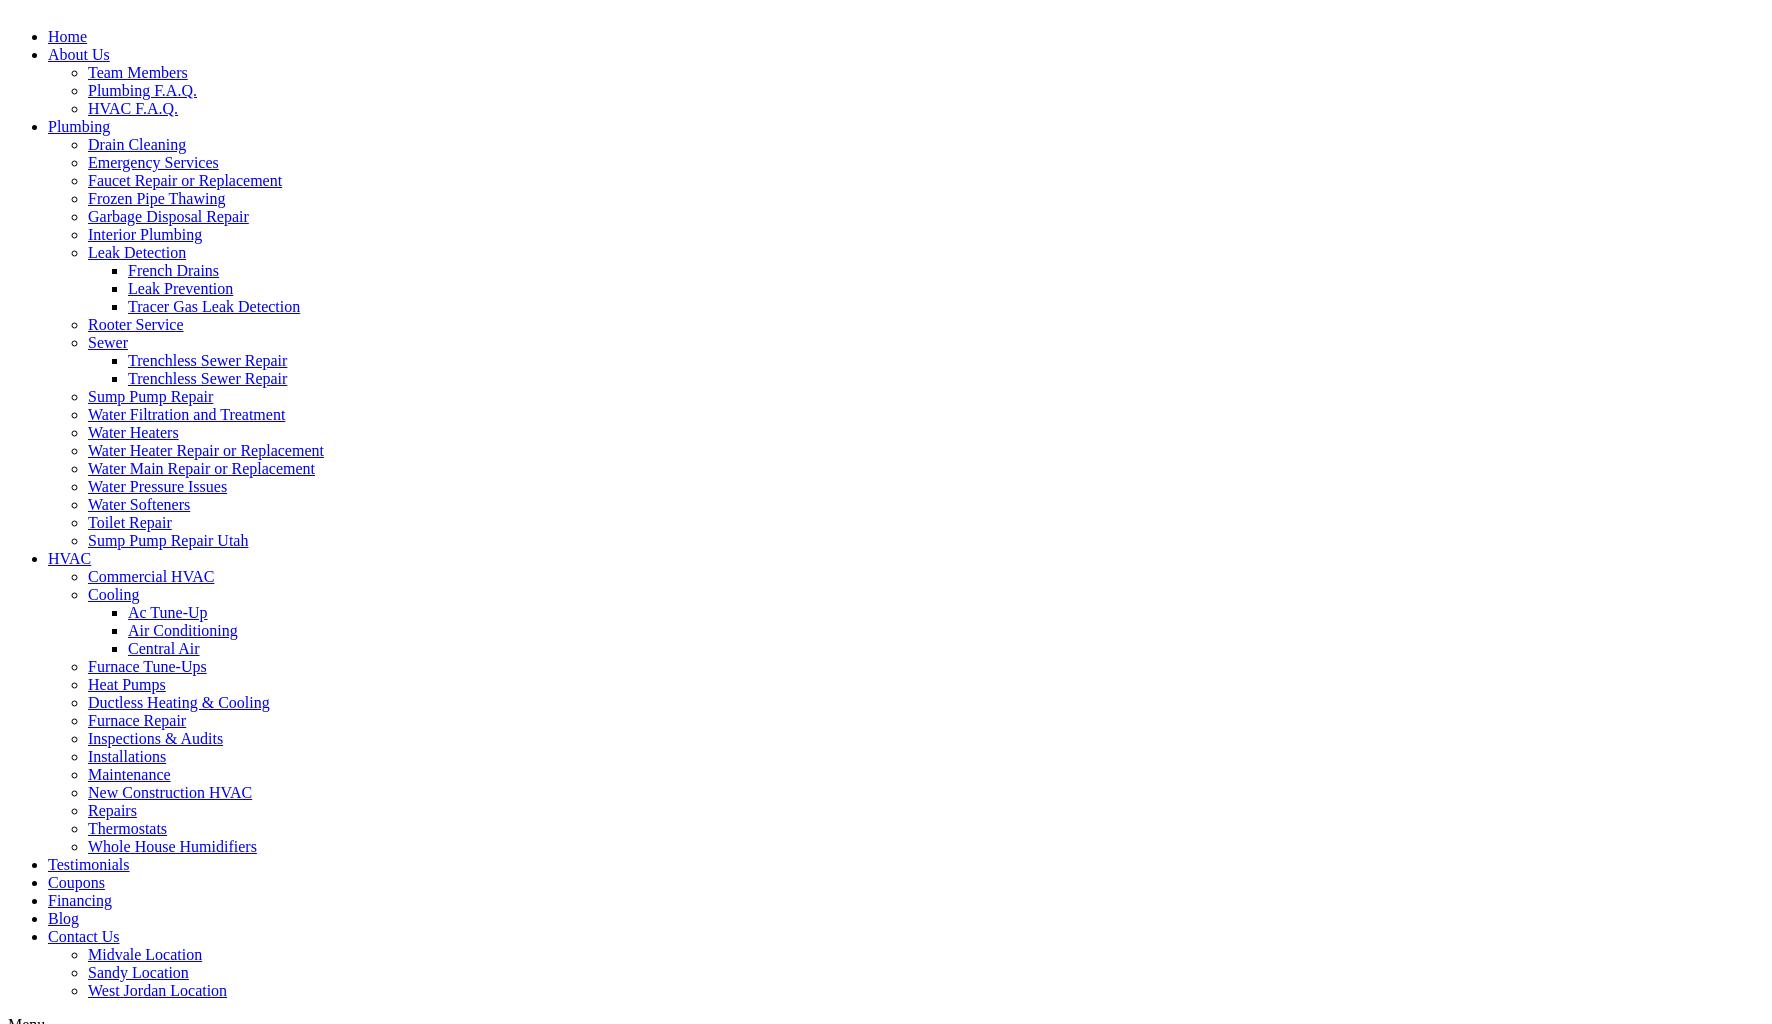 The height and width of the screenshot is (1024, 1772). What do you see at coordinates (167, 539) in the screenshot?
I see `'Sump Pump Repair Utah'` at bounding box center [167, 539].